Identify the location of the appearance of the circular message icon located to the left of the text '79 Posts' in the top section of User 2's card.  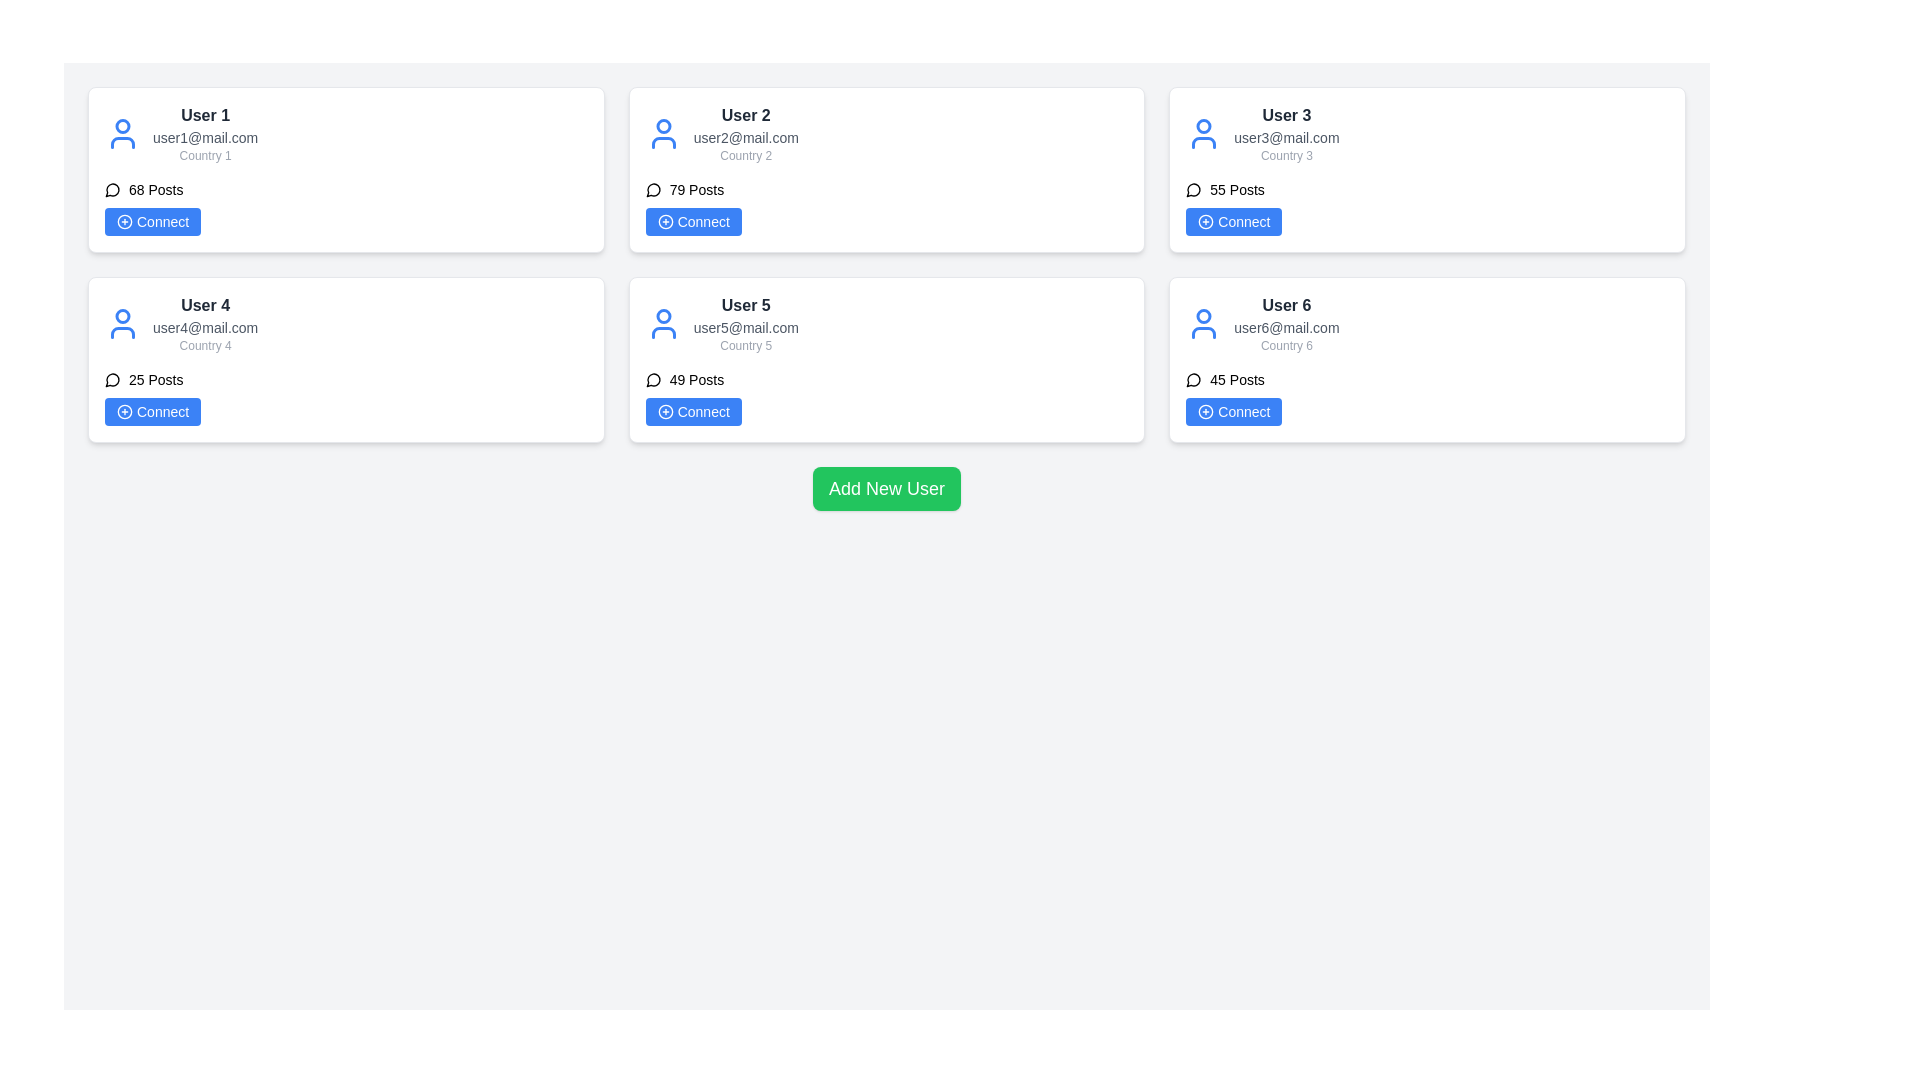
(653, 189).